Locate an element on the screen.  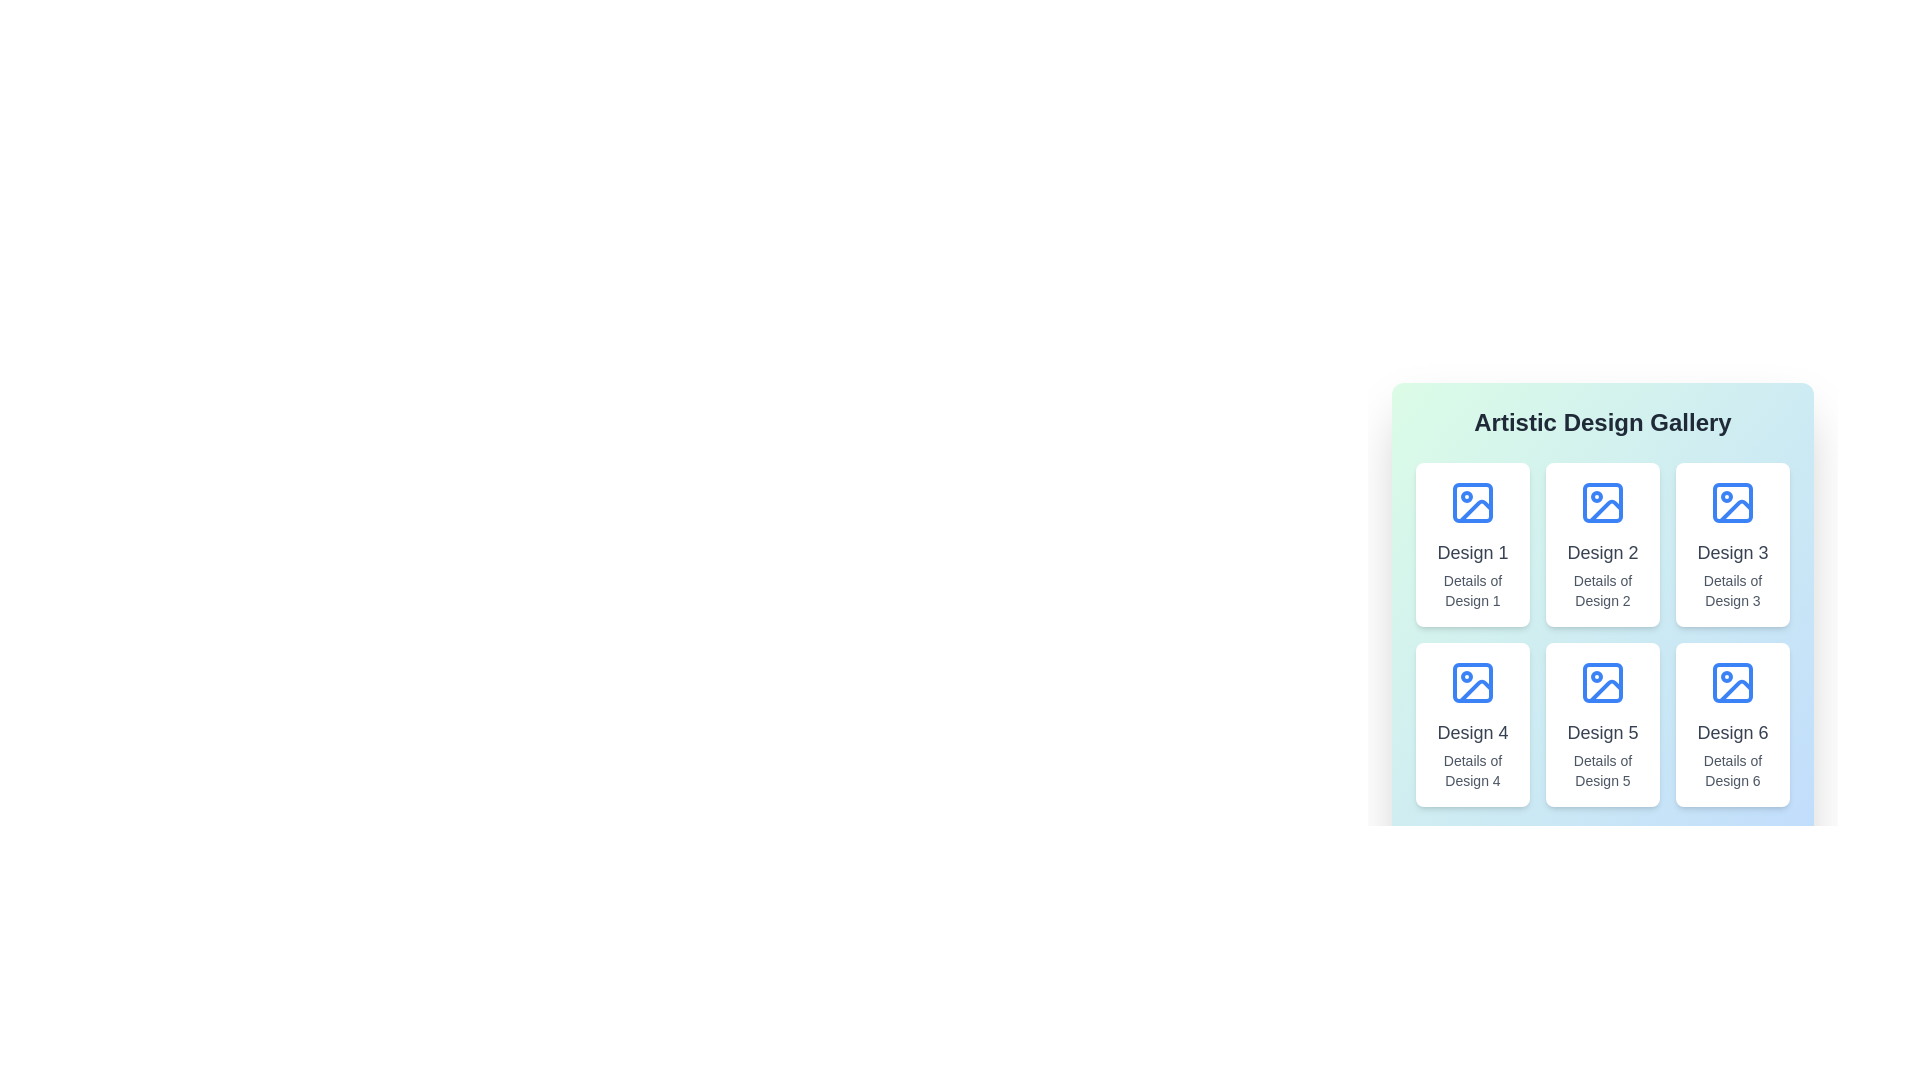
the icon representing 'Design 2' located in the second card of the top row in the 'Artistic Design Gallery' is located at coordinates (1603, 501).